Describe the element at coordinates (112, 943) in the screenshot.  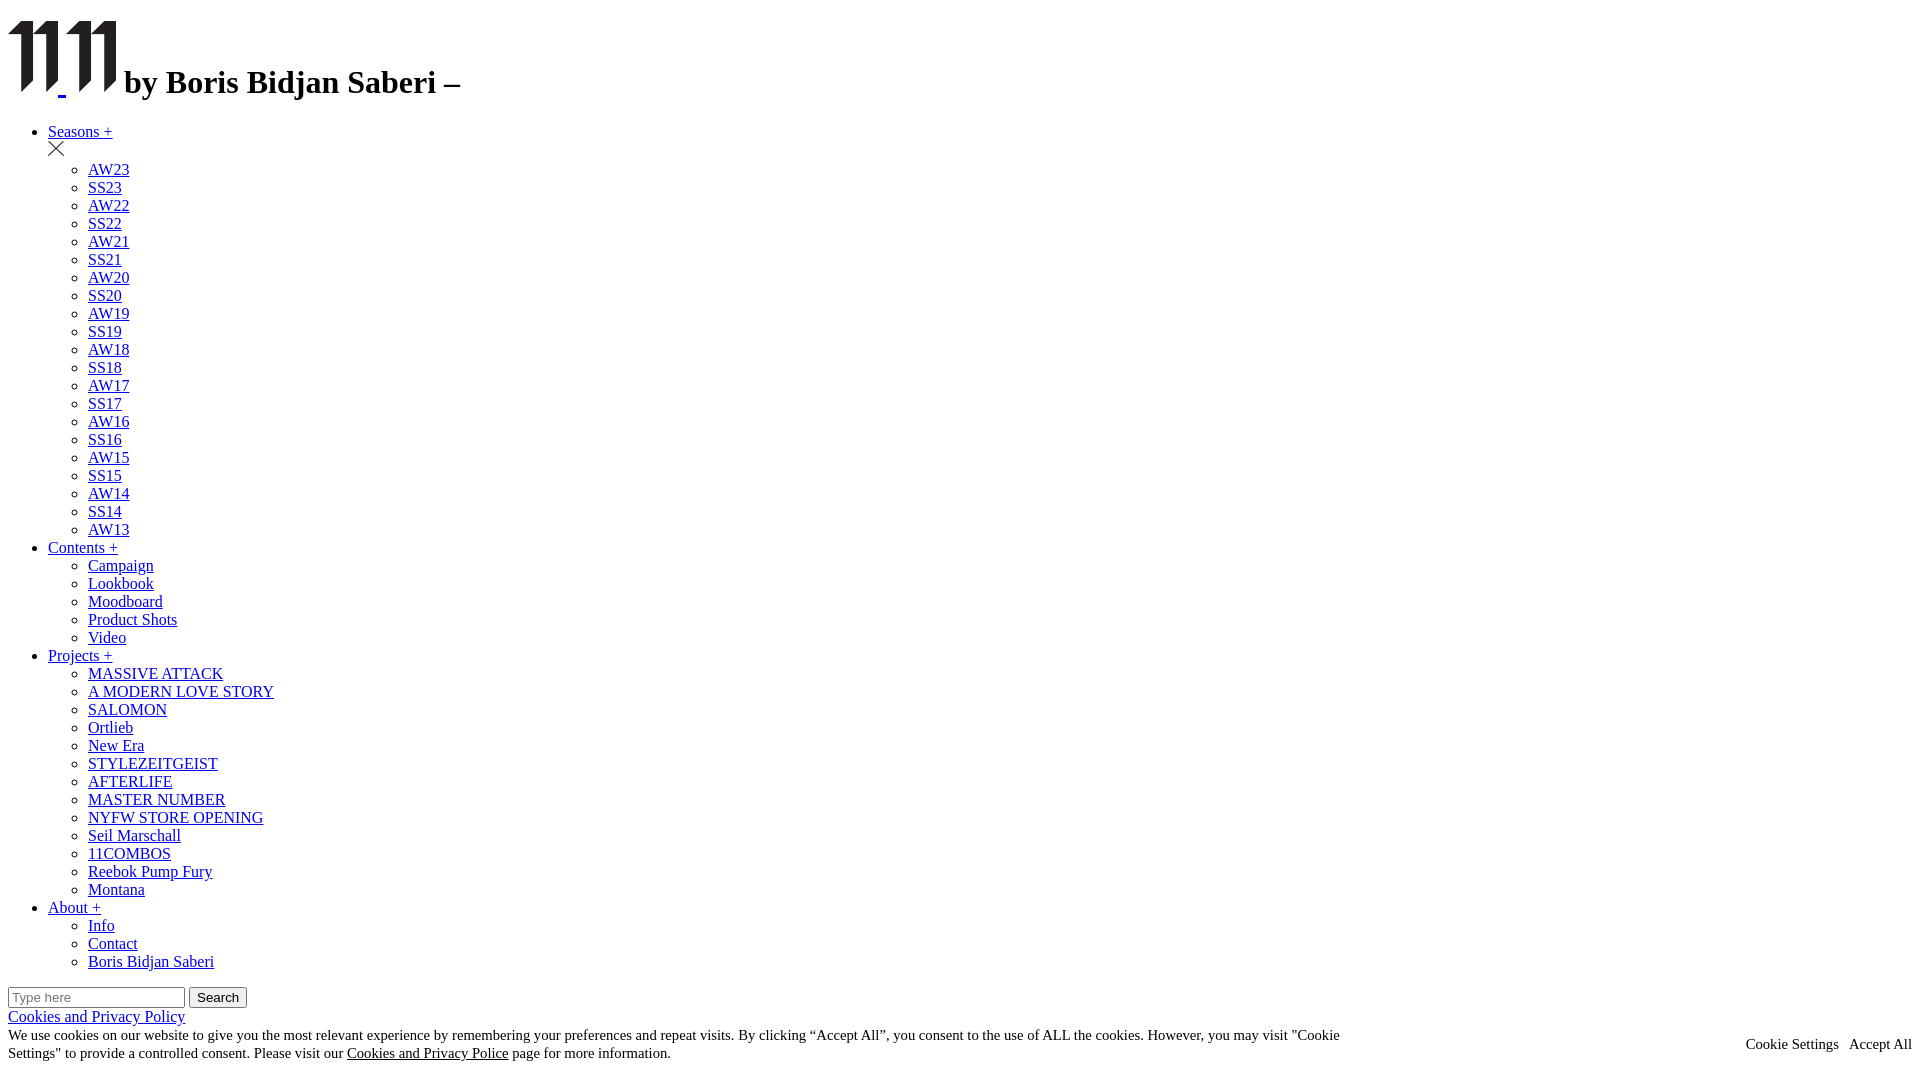
I see `'Contact'` at that location.